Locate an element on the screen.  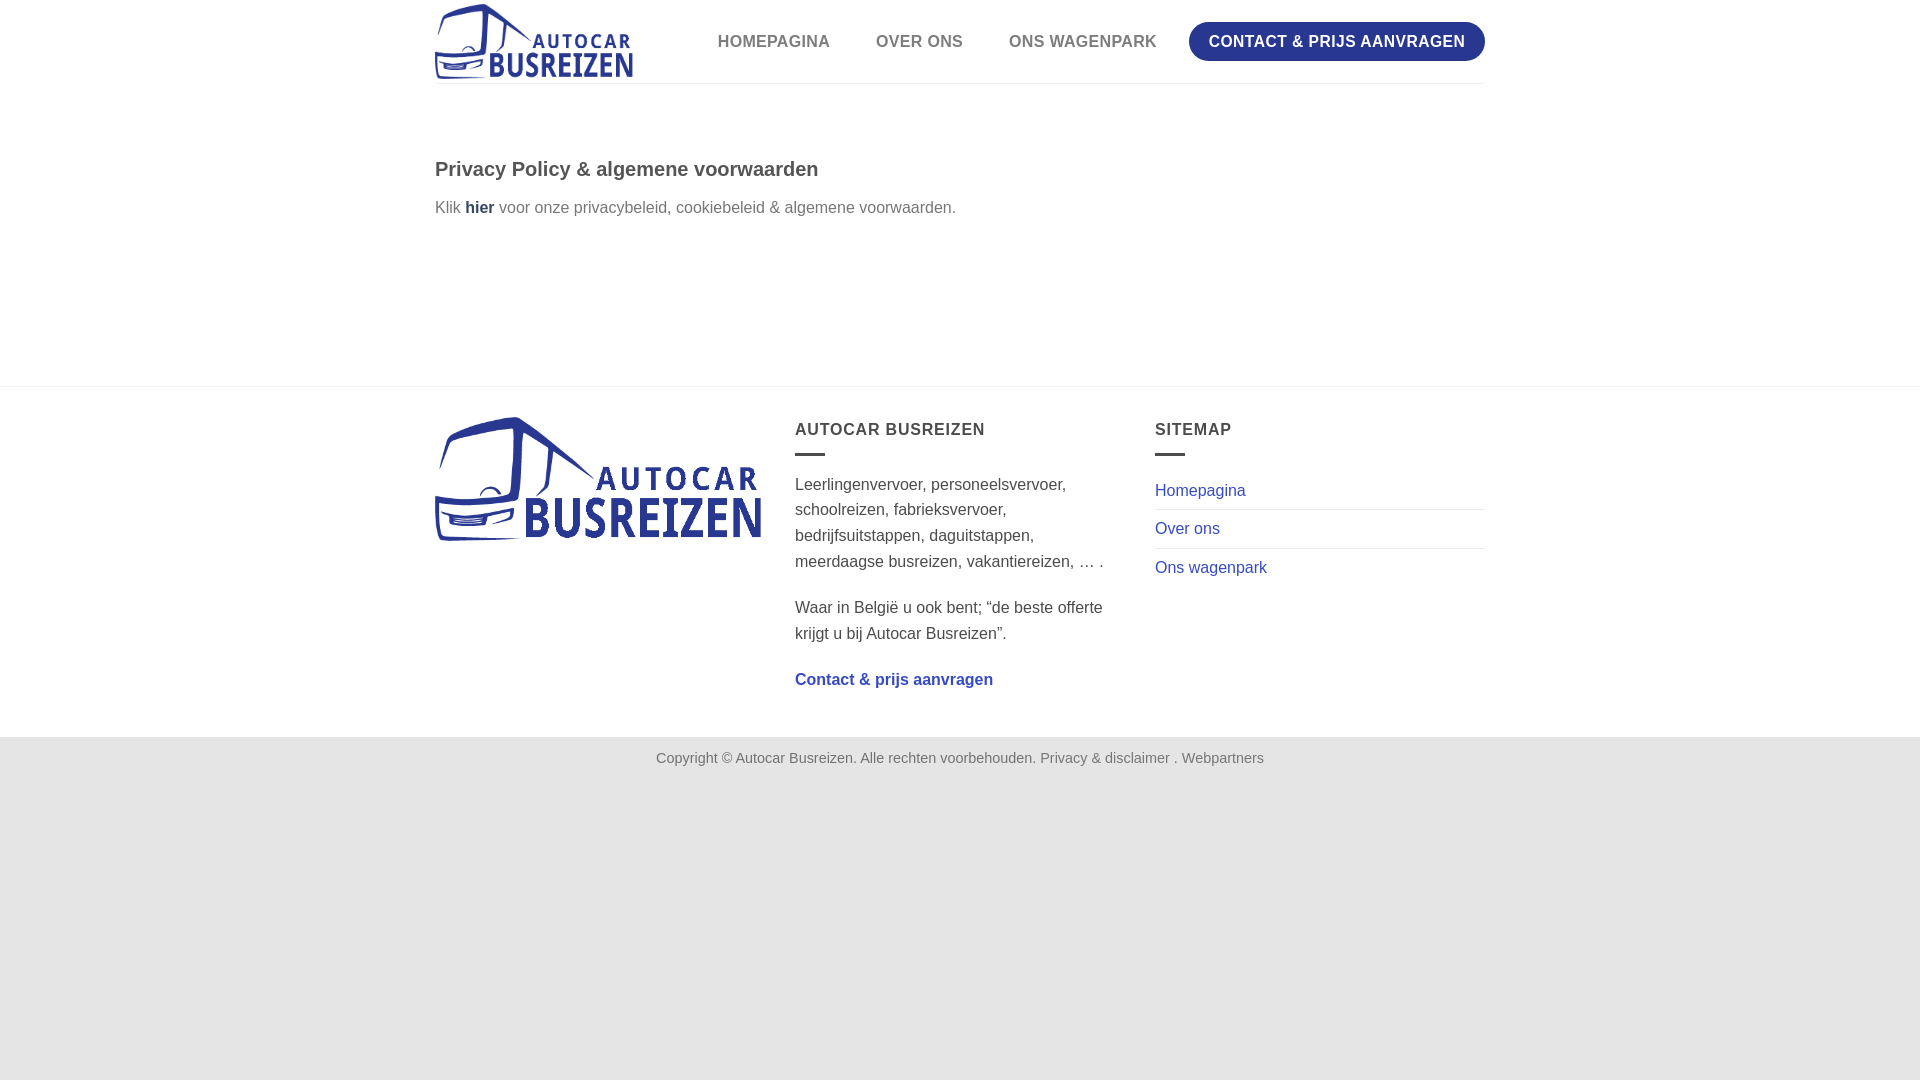
'Privacy & disclaimer' is located at coordinates (1106, 758).